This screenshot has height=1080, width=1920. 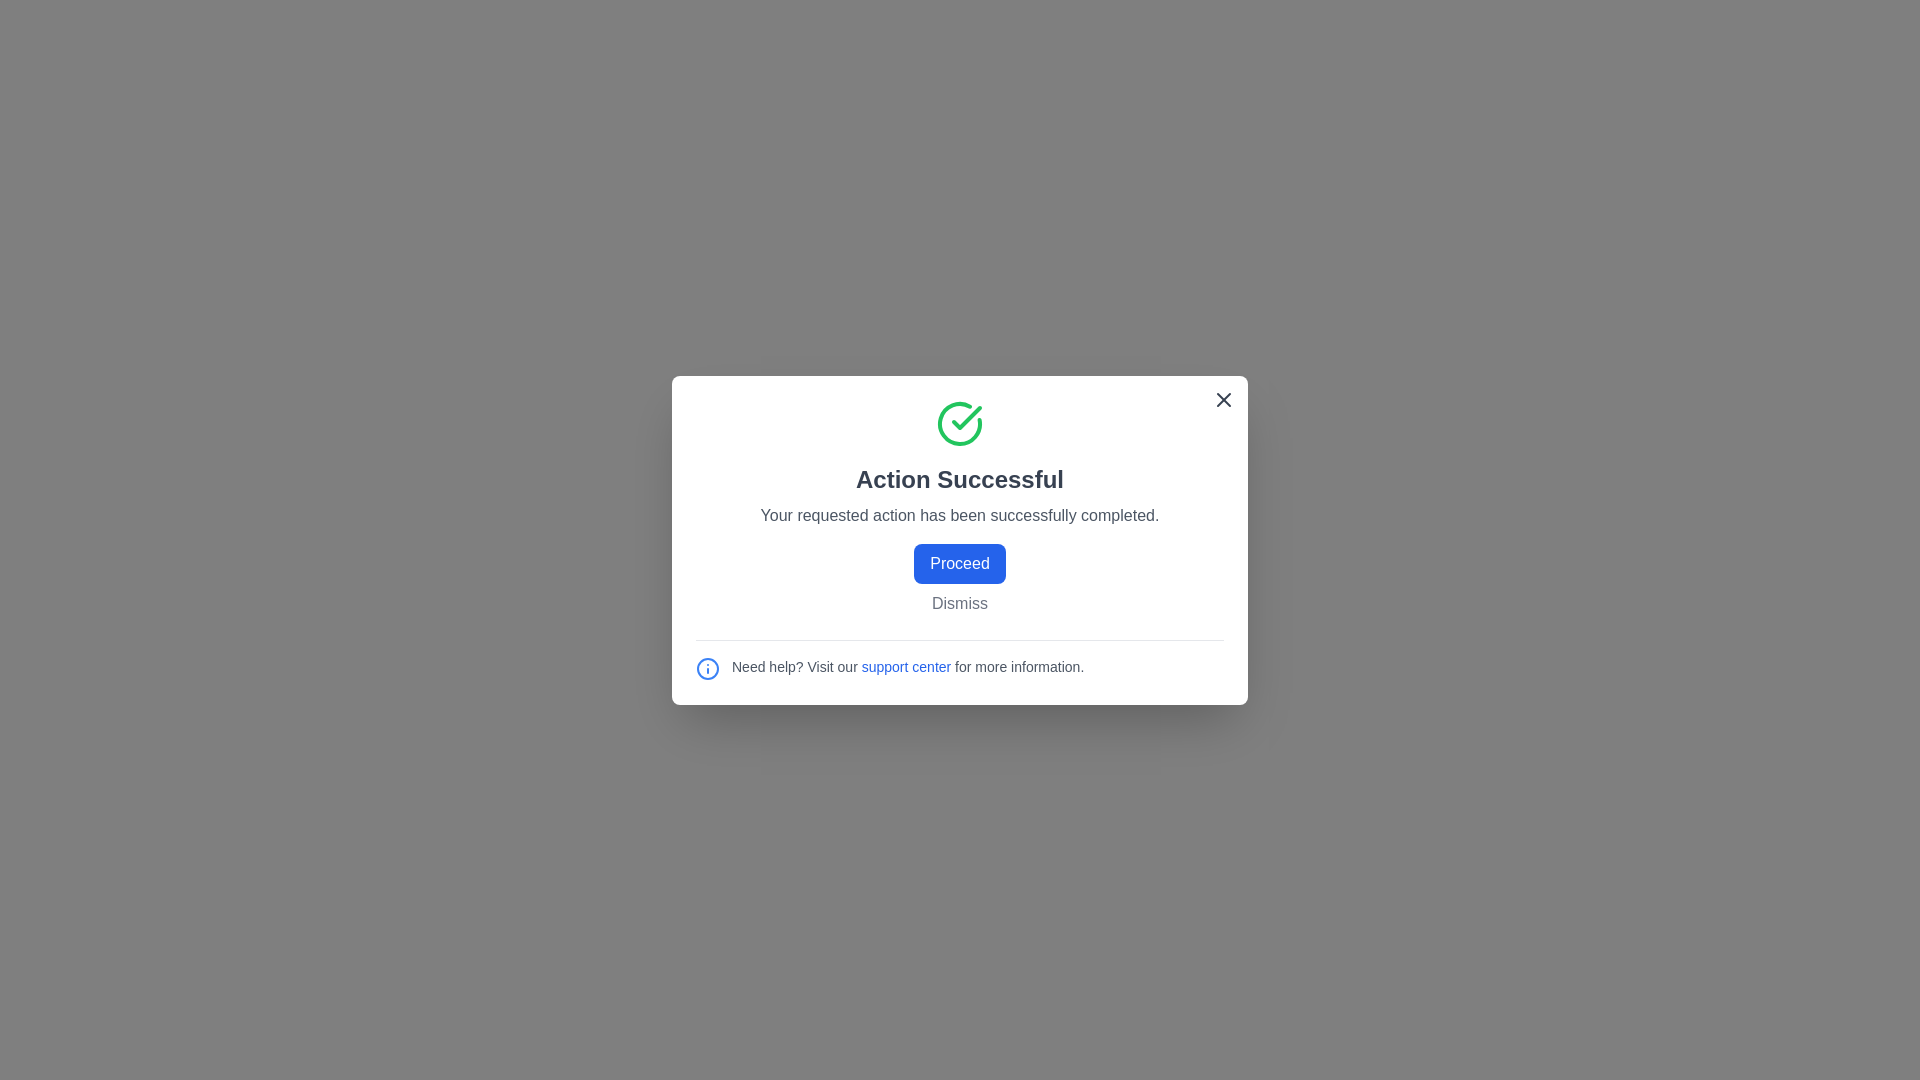 What do you see at coordinates (708, 668) in the screenshot?
I see `the information icon, which is a blue circular outline with a centered vertical line, located to the left of the help message 'Need help? Visit our support center for more information.'` at bounding box center [708, 668].